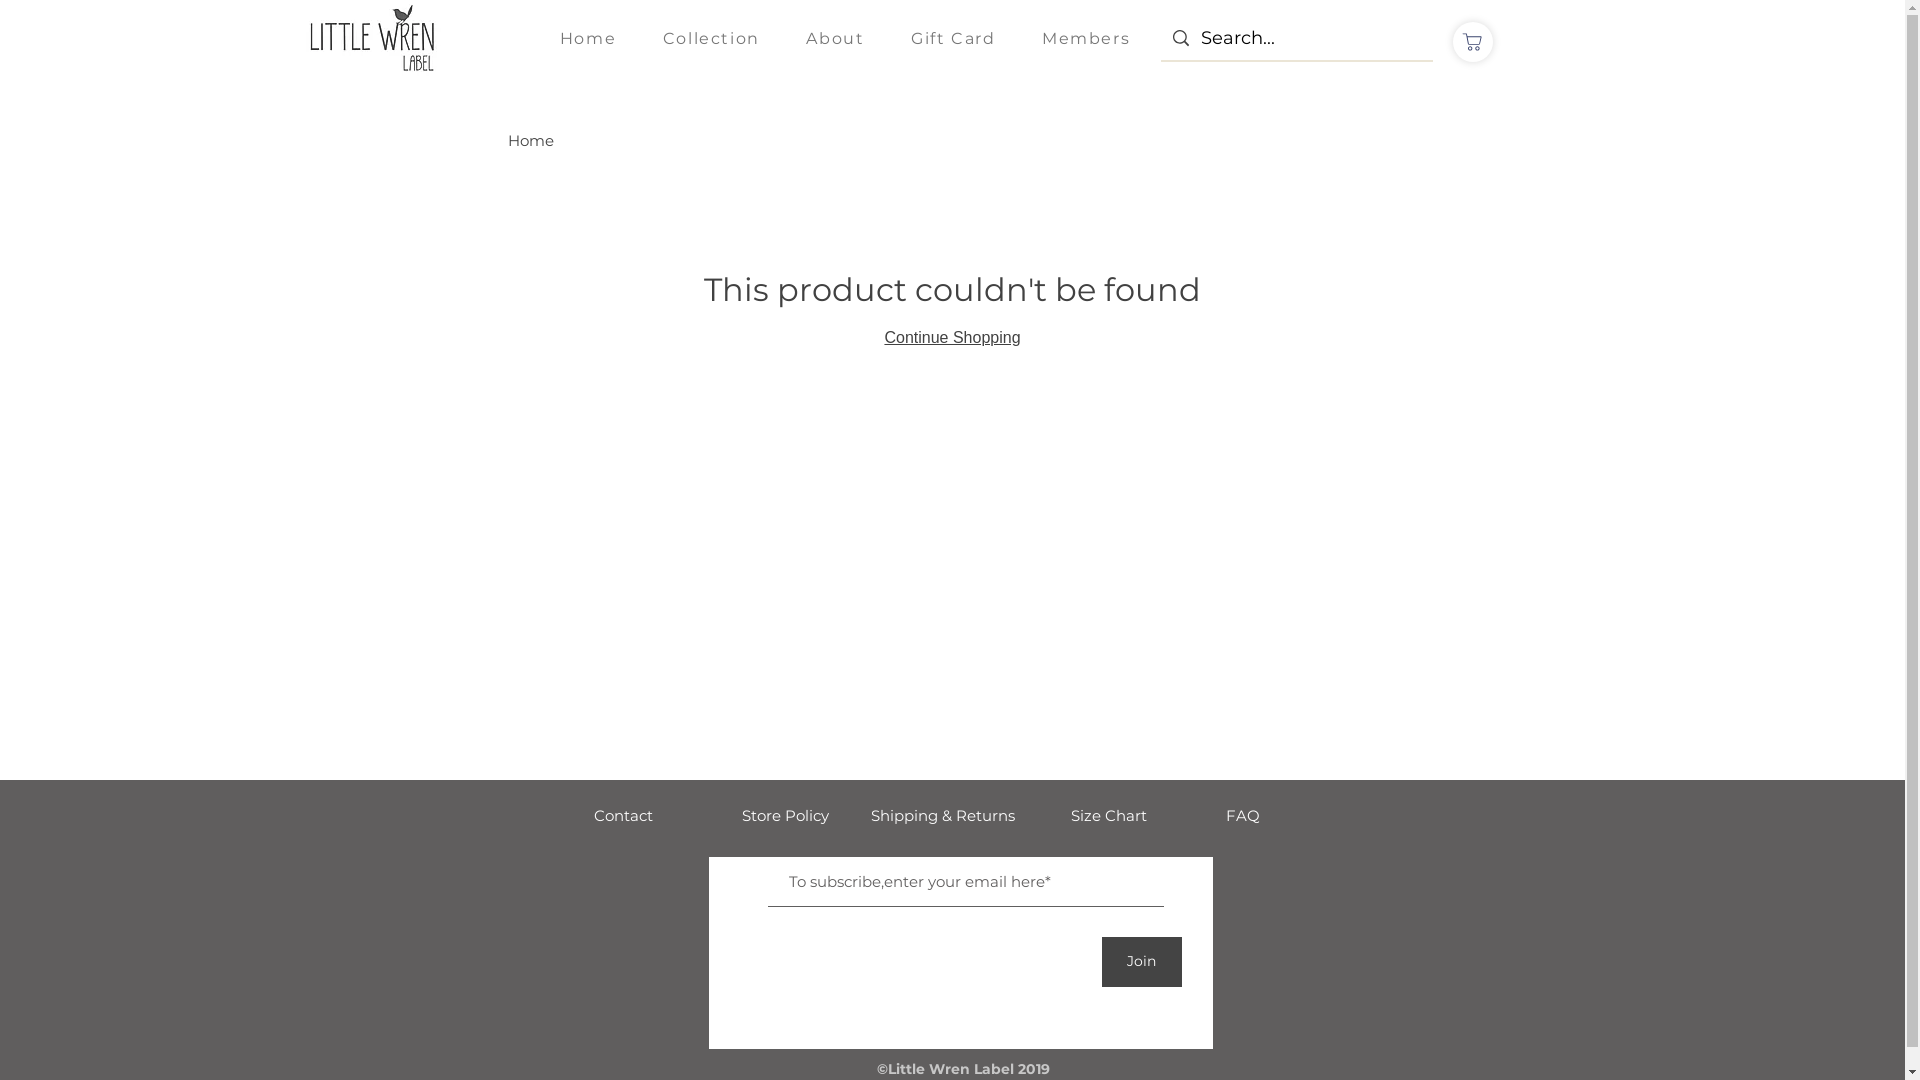  I want to click on 'Continue Shopping', so click(950, 336).